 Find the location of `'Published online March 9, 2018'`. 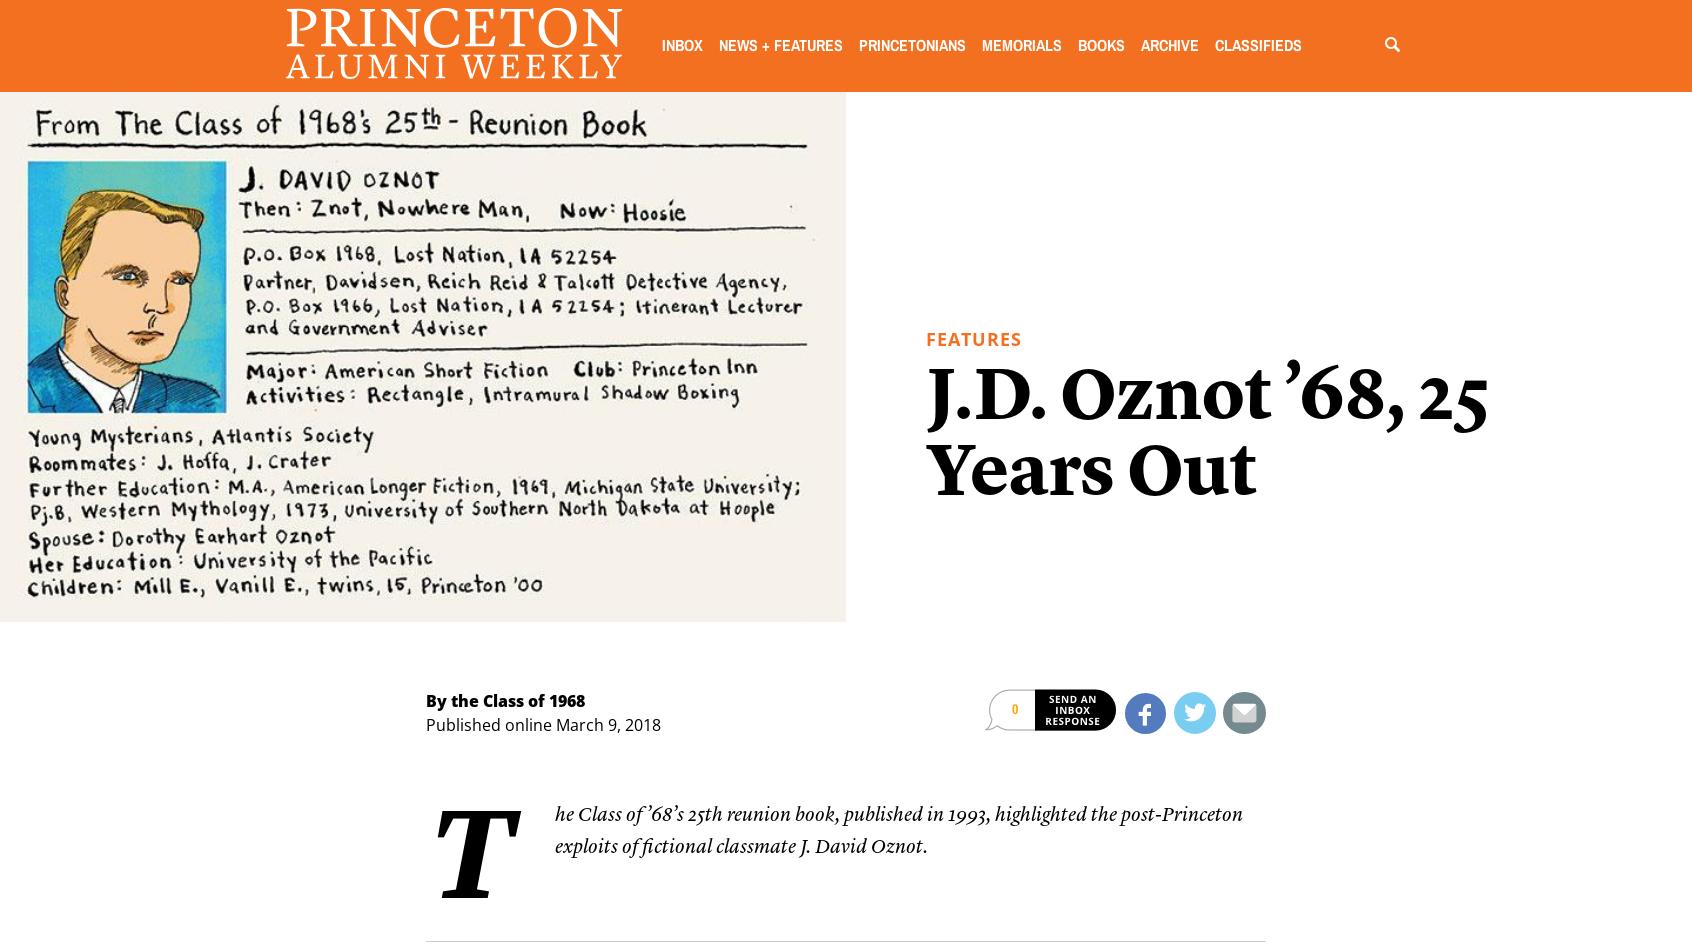

'Published online March 9, 2018' is located at coordinates (543, 722).